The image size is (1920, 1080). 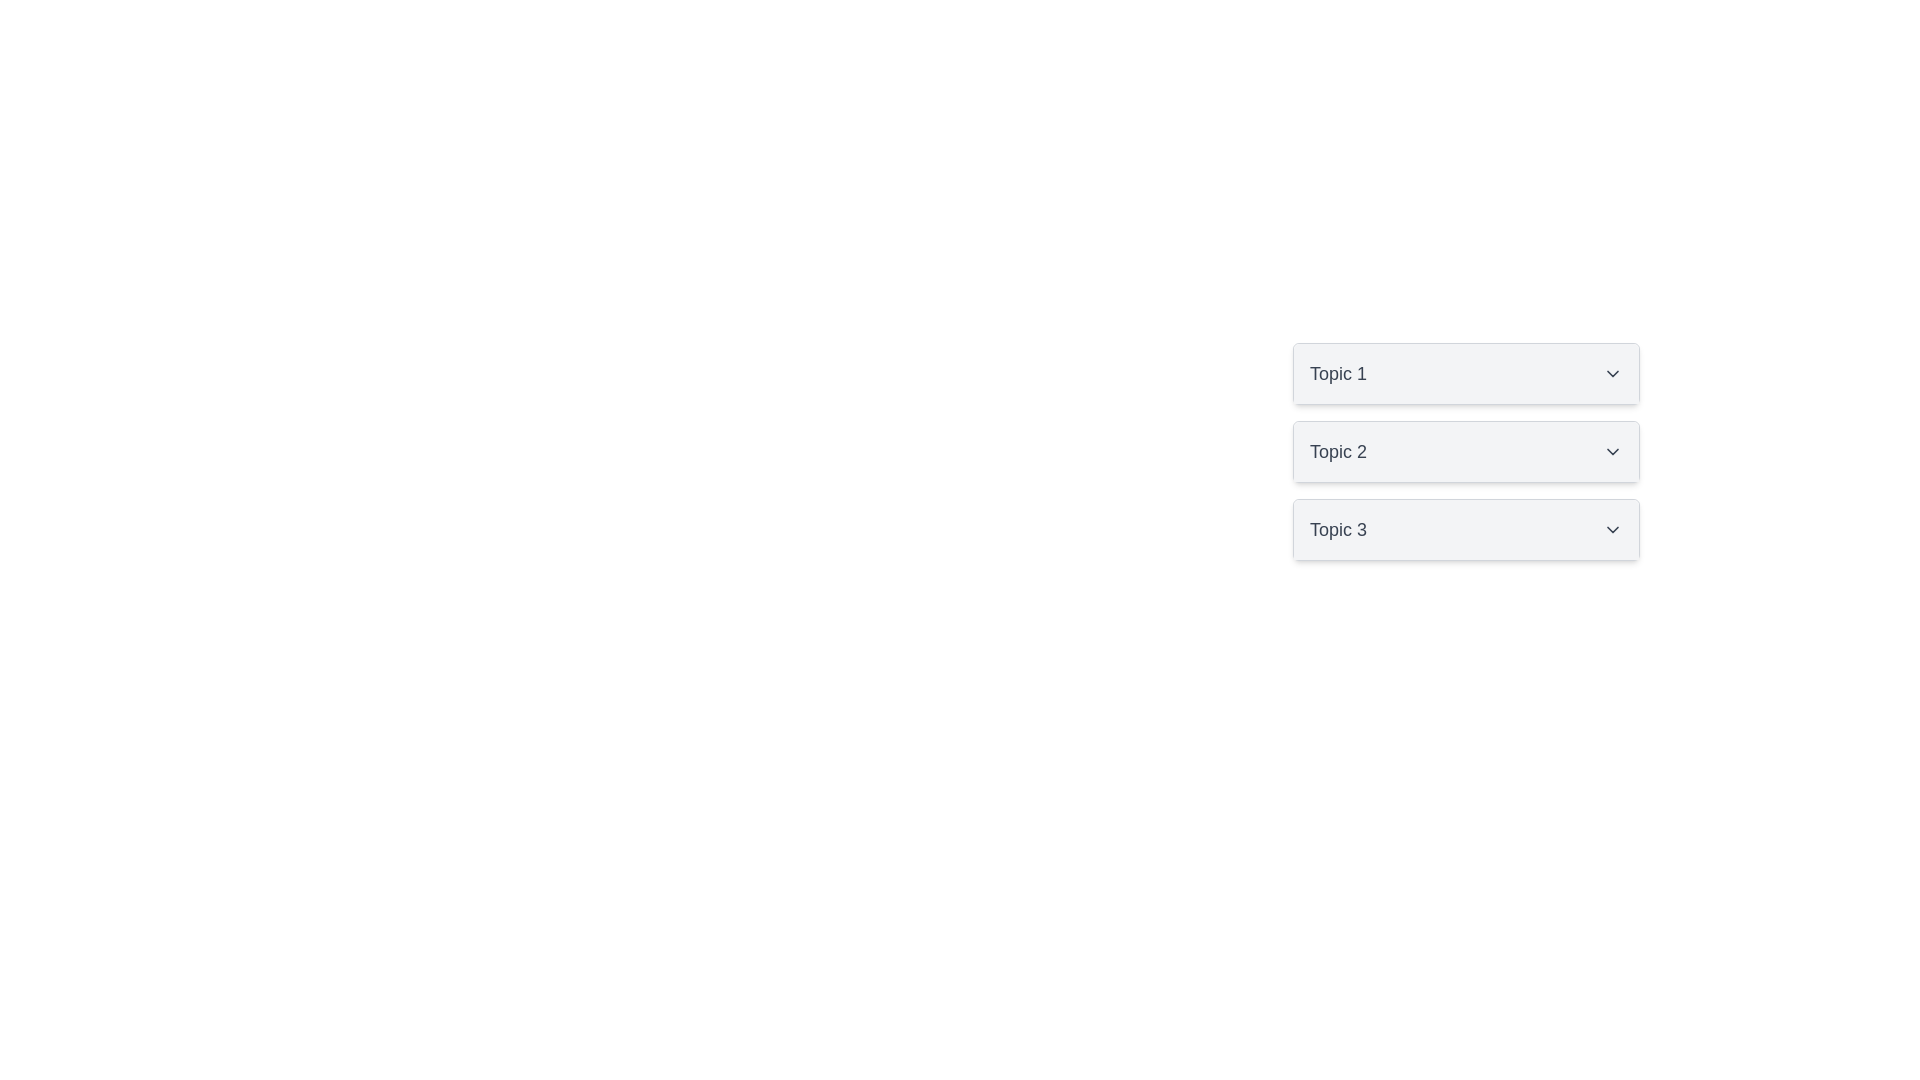 I want to click on the 'Topic 3' text label, so click(x=1338, y=528).